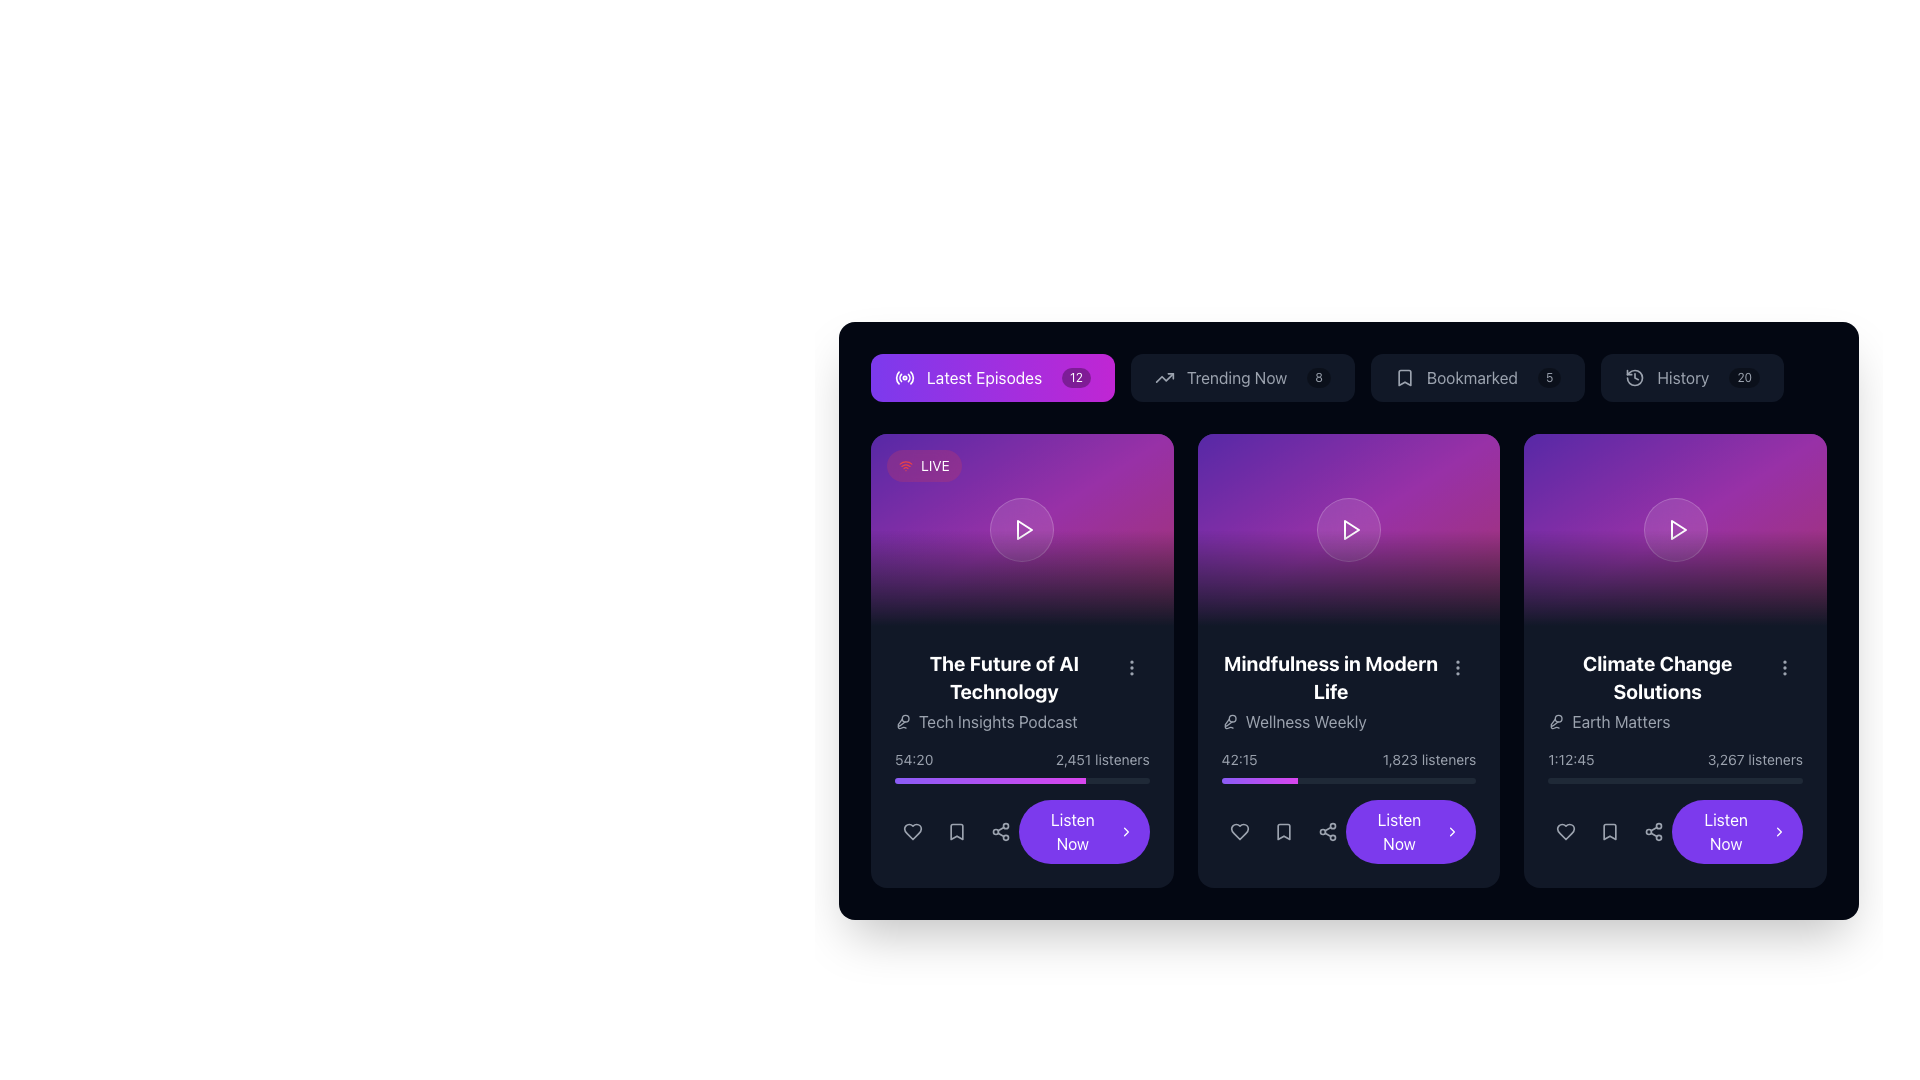  I want to click on the Text Display element showcasing the title and subtitle of the podcast episode, located, so click(1022, 690).